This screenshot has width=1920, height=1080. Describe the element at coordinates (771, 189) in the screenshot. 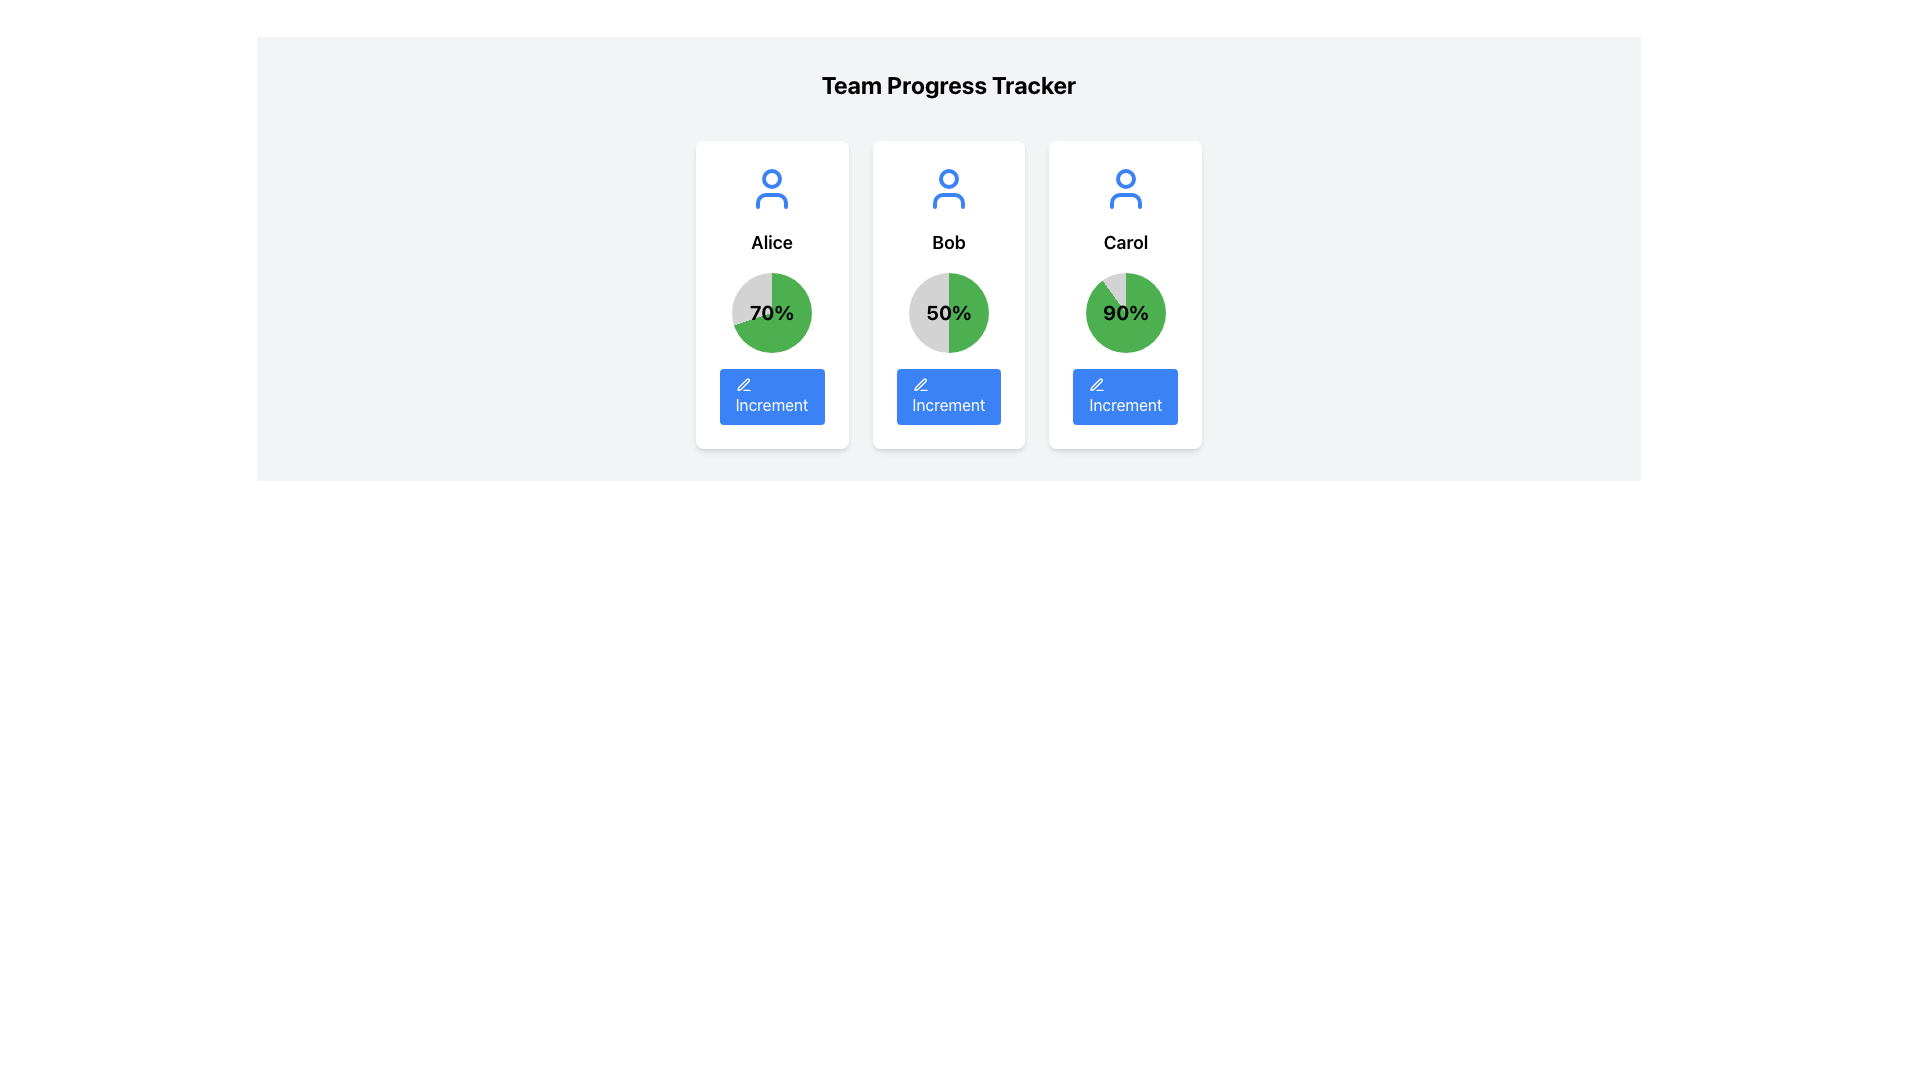

I see `the blue outline user icon located at the top of the card labeled 'Alice'` at that location.